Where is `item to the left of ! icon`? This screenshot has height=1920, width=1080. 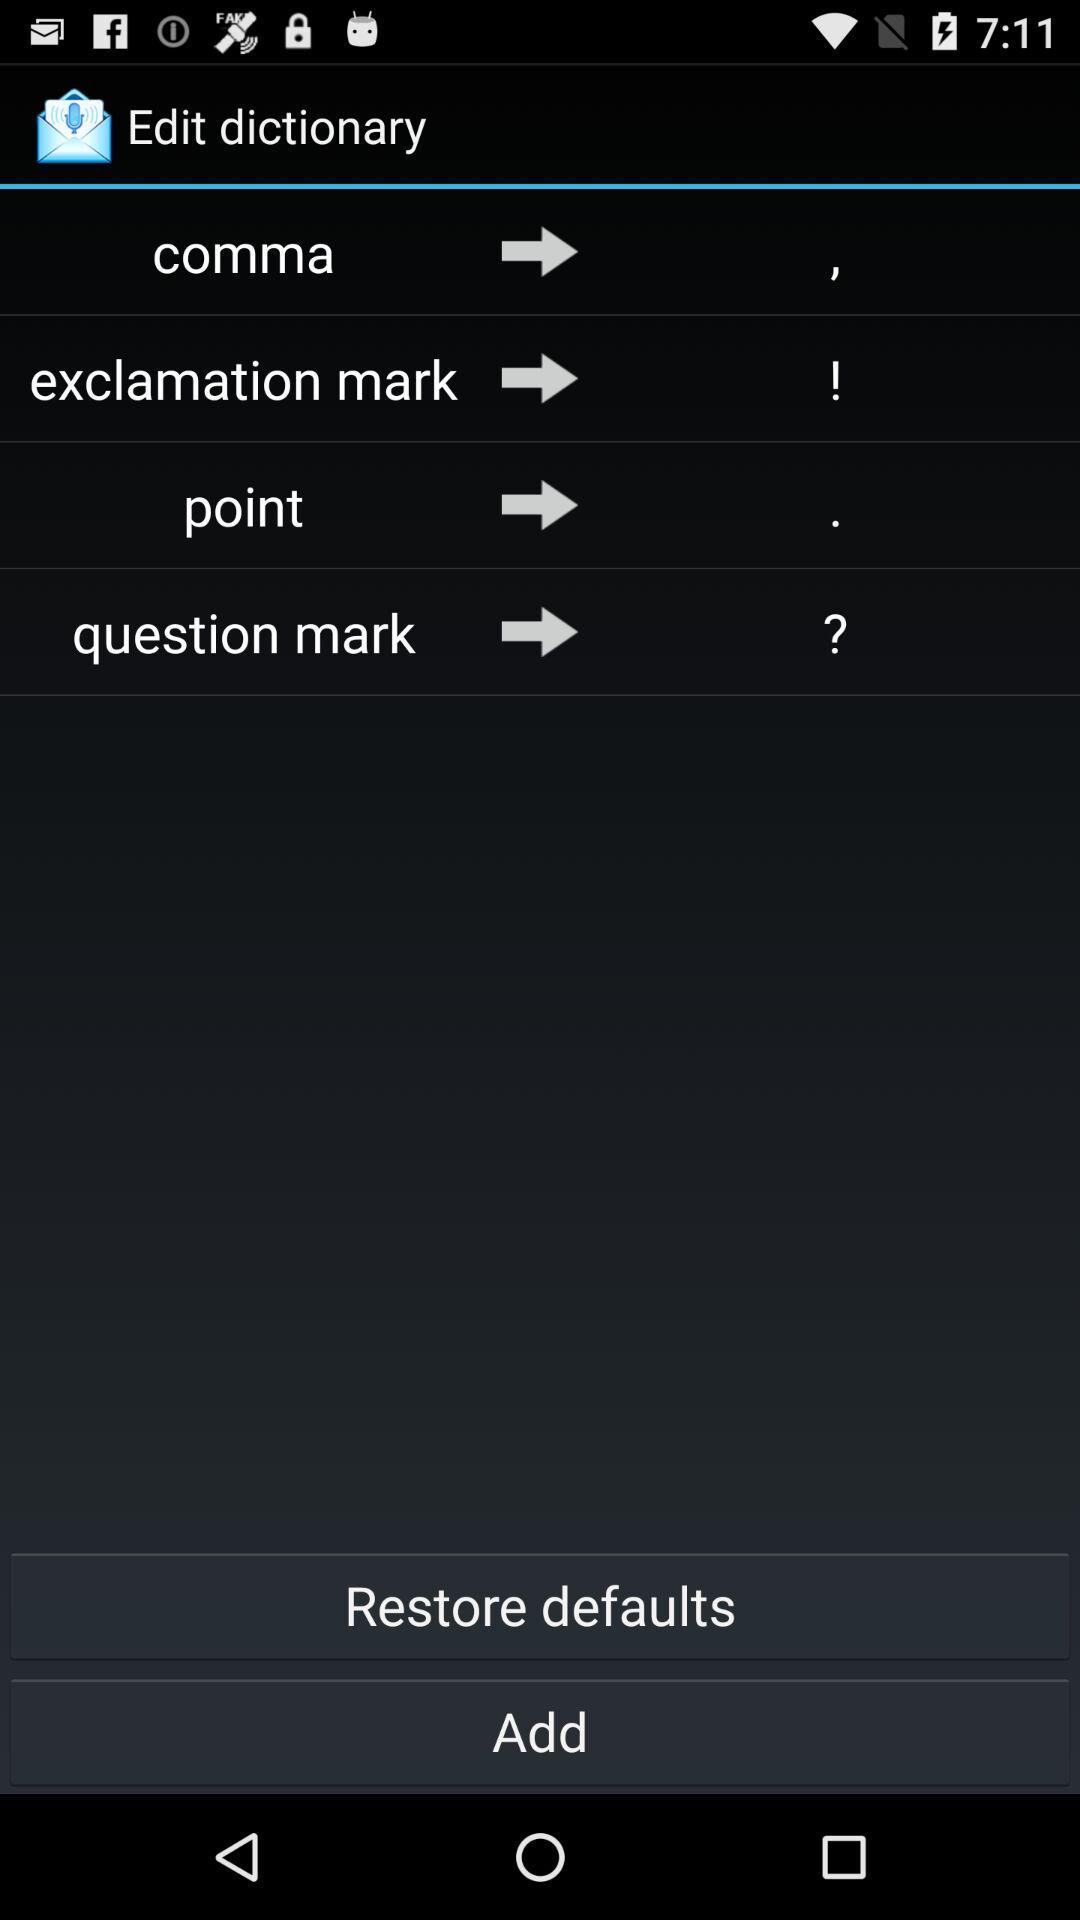
item to the left of ! icon is located at coordinates (540, 378).